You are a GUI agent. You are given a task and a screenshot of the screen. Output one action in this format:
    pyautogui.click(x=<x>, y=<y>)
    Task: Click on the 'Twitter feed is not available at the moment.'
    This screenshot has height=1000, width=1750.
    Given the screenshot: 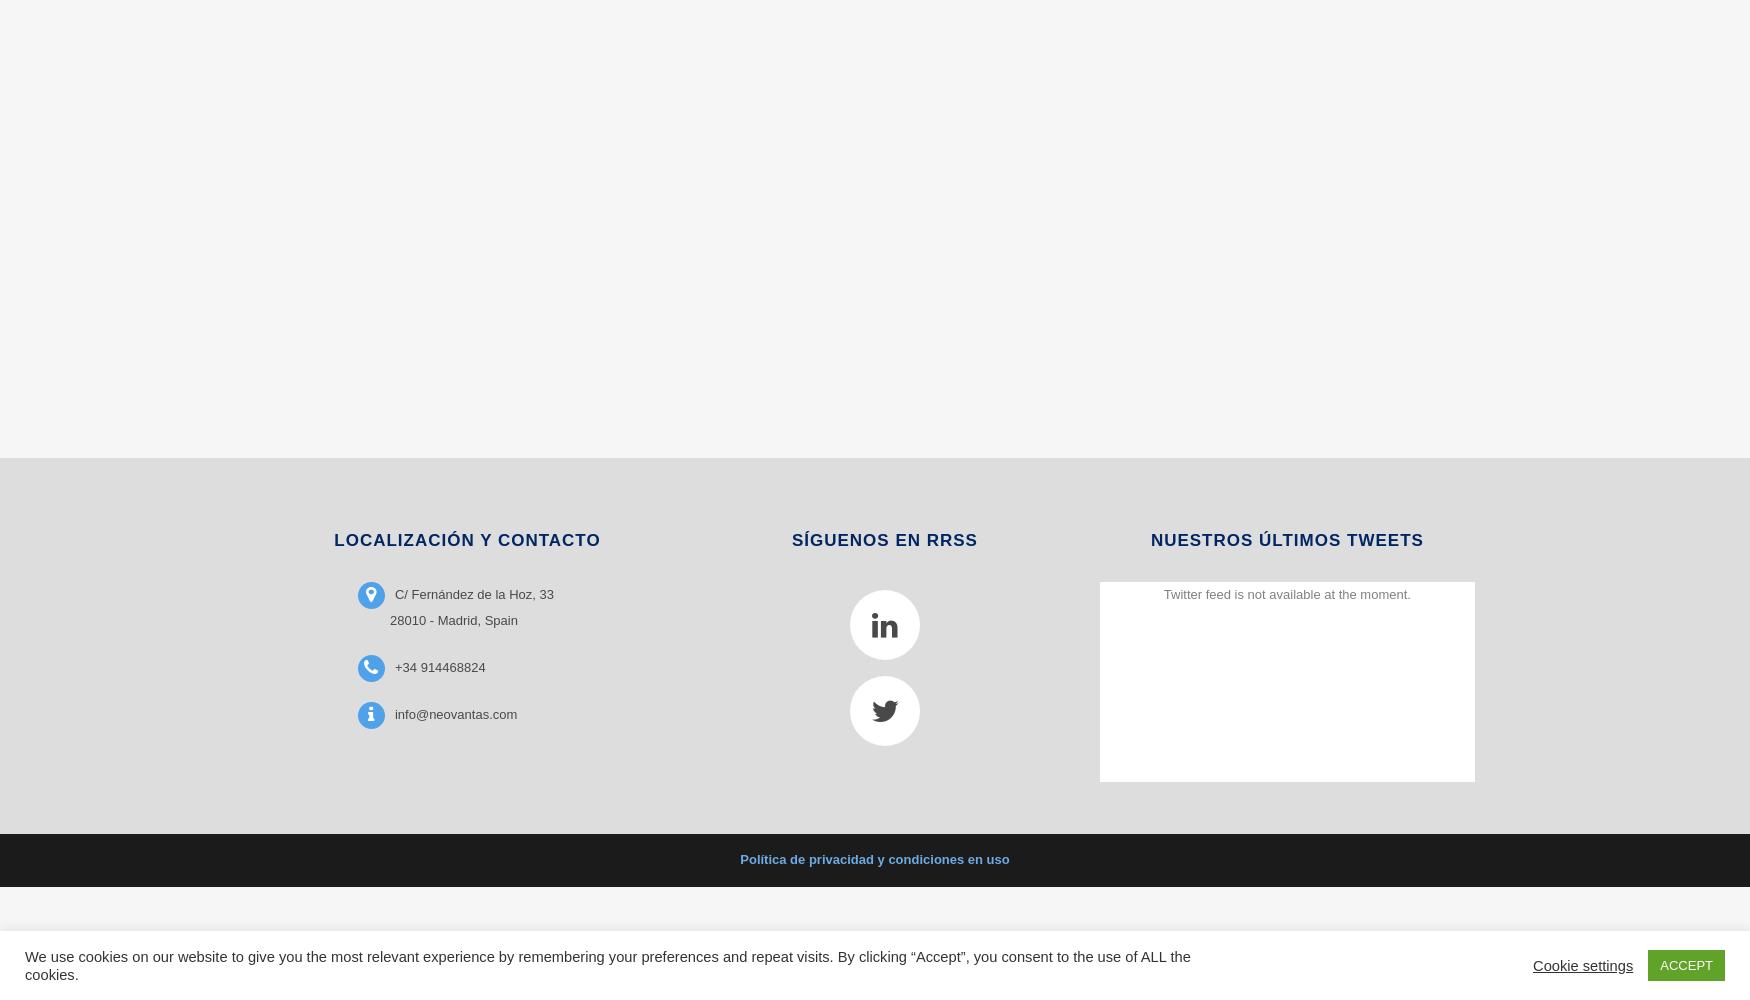 What is the action you would take?
    pyautogui.click(x=1285, y=592)
    